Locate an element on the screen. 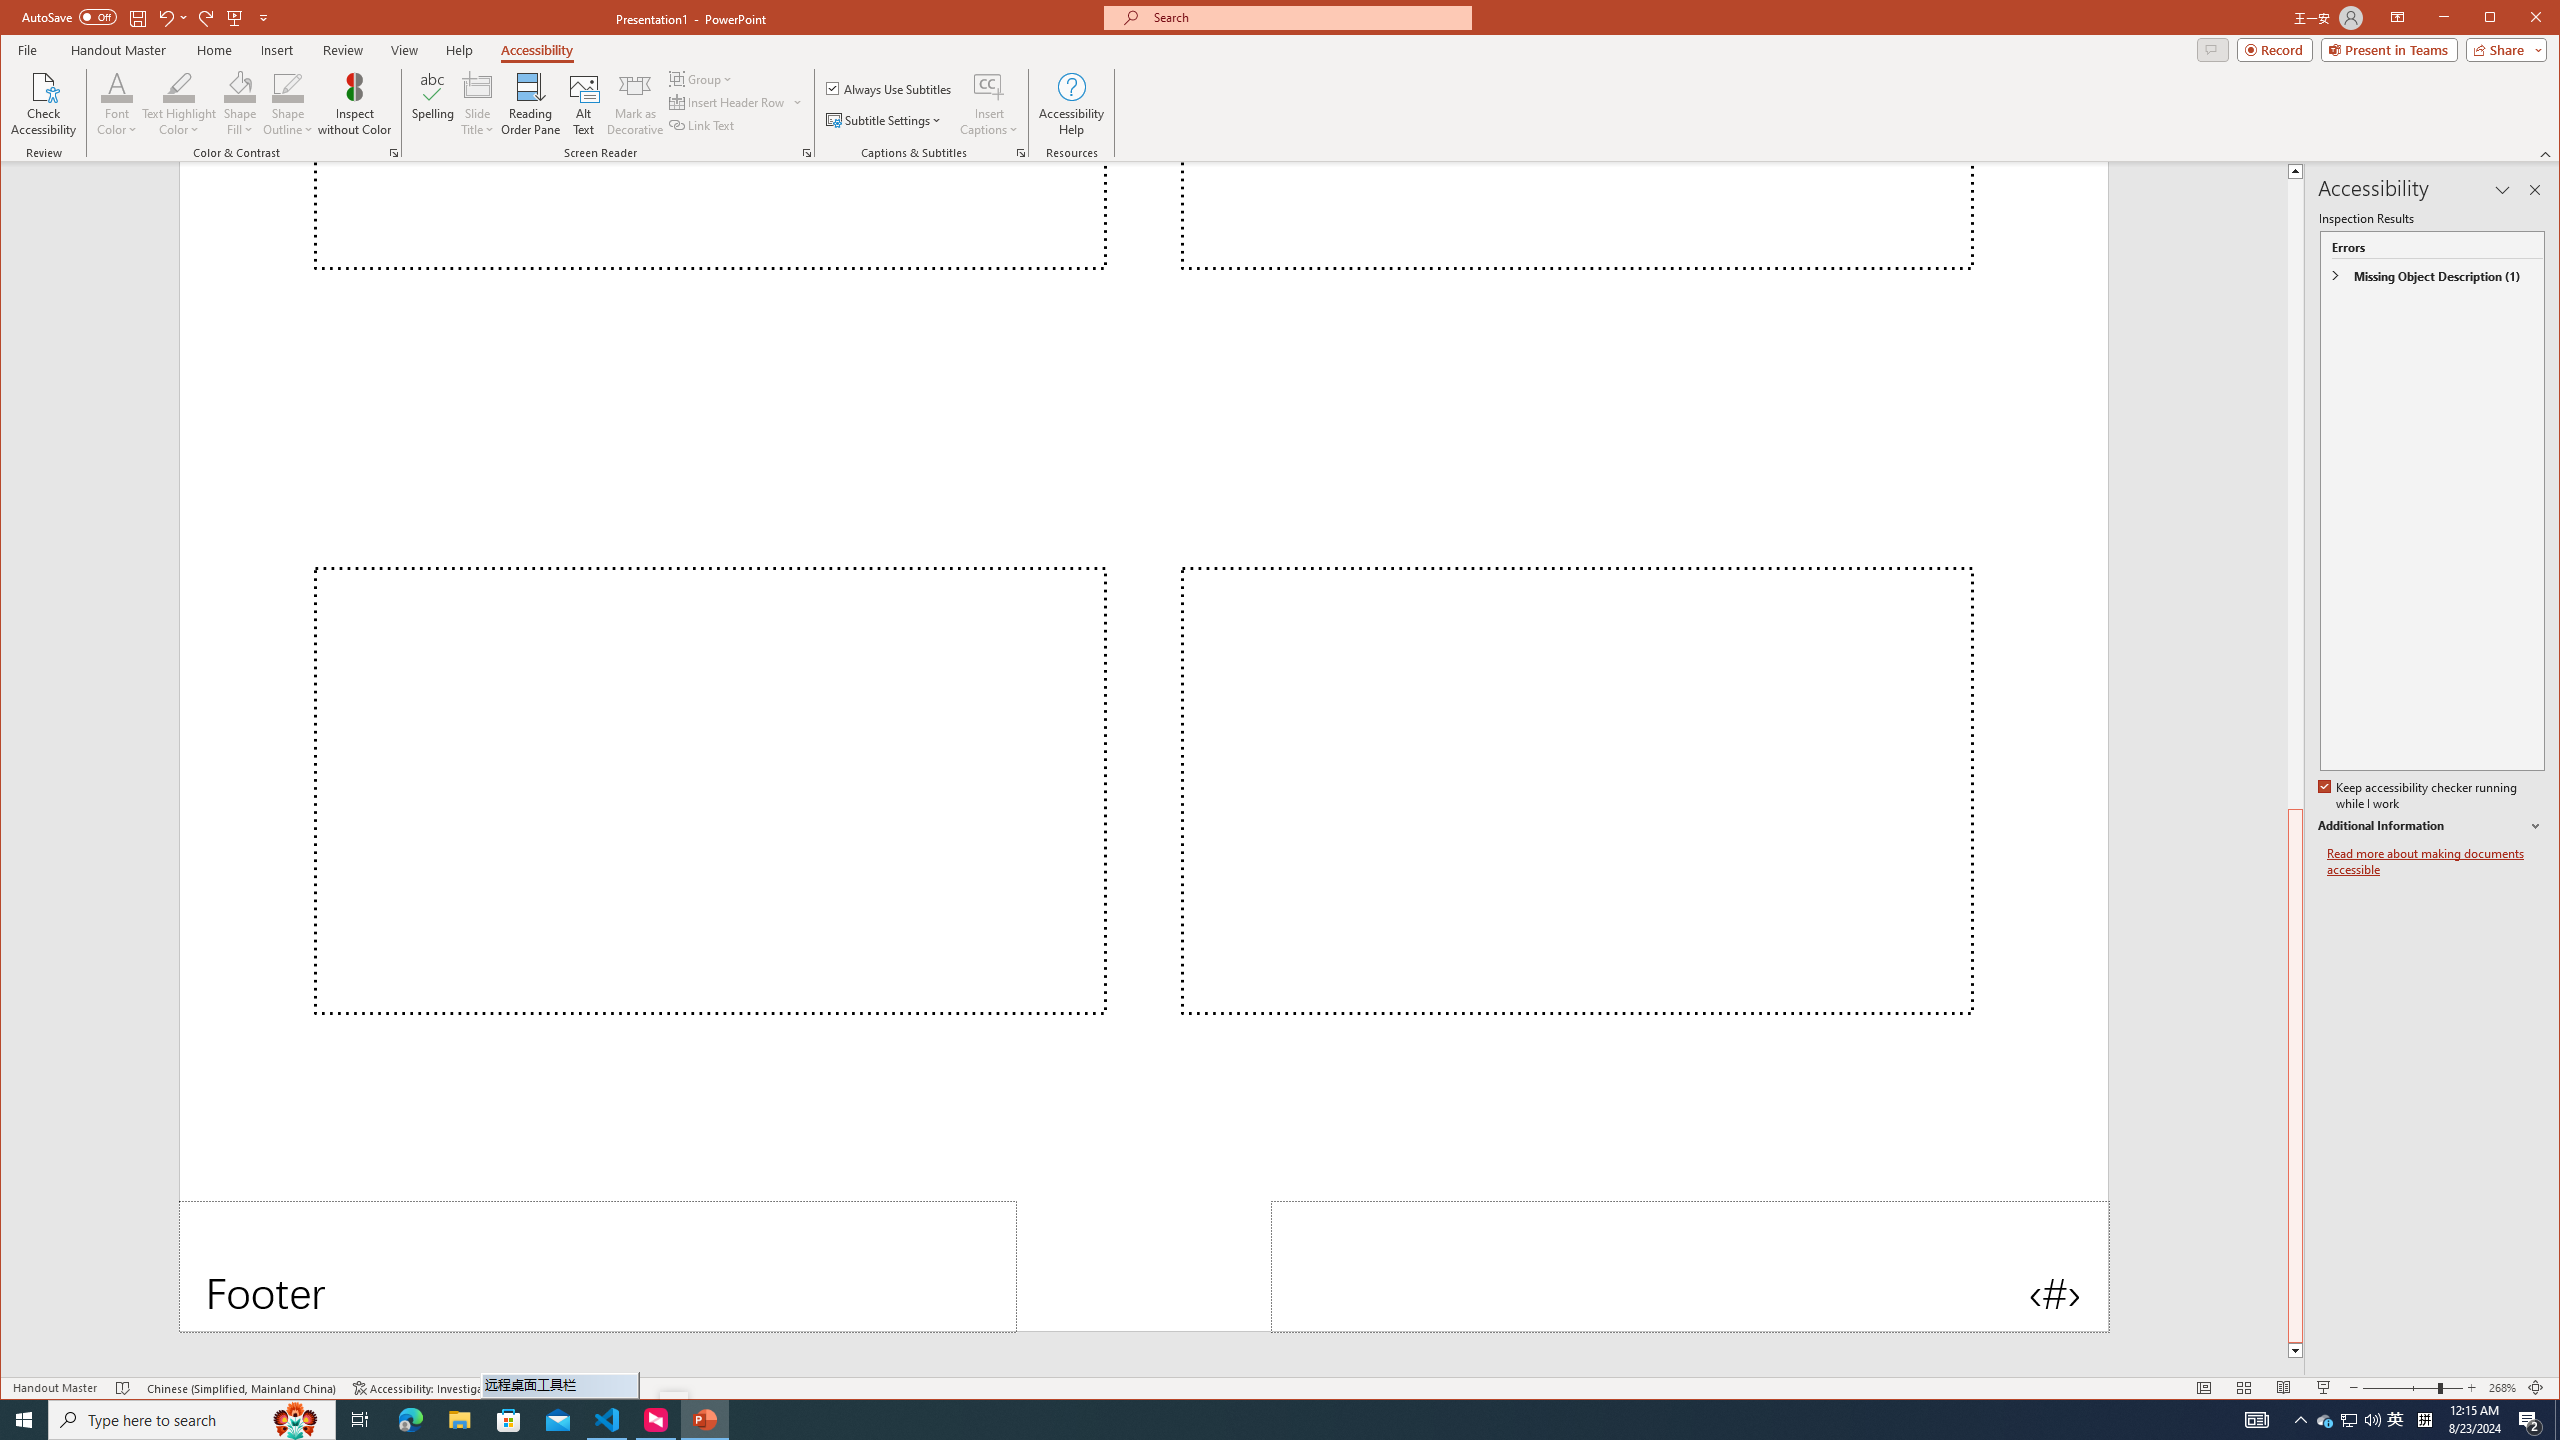 The image size is (2560, 1440). 'Read more about making documents accessible' is located at coordinates (2434, 861).